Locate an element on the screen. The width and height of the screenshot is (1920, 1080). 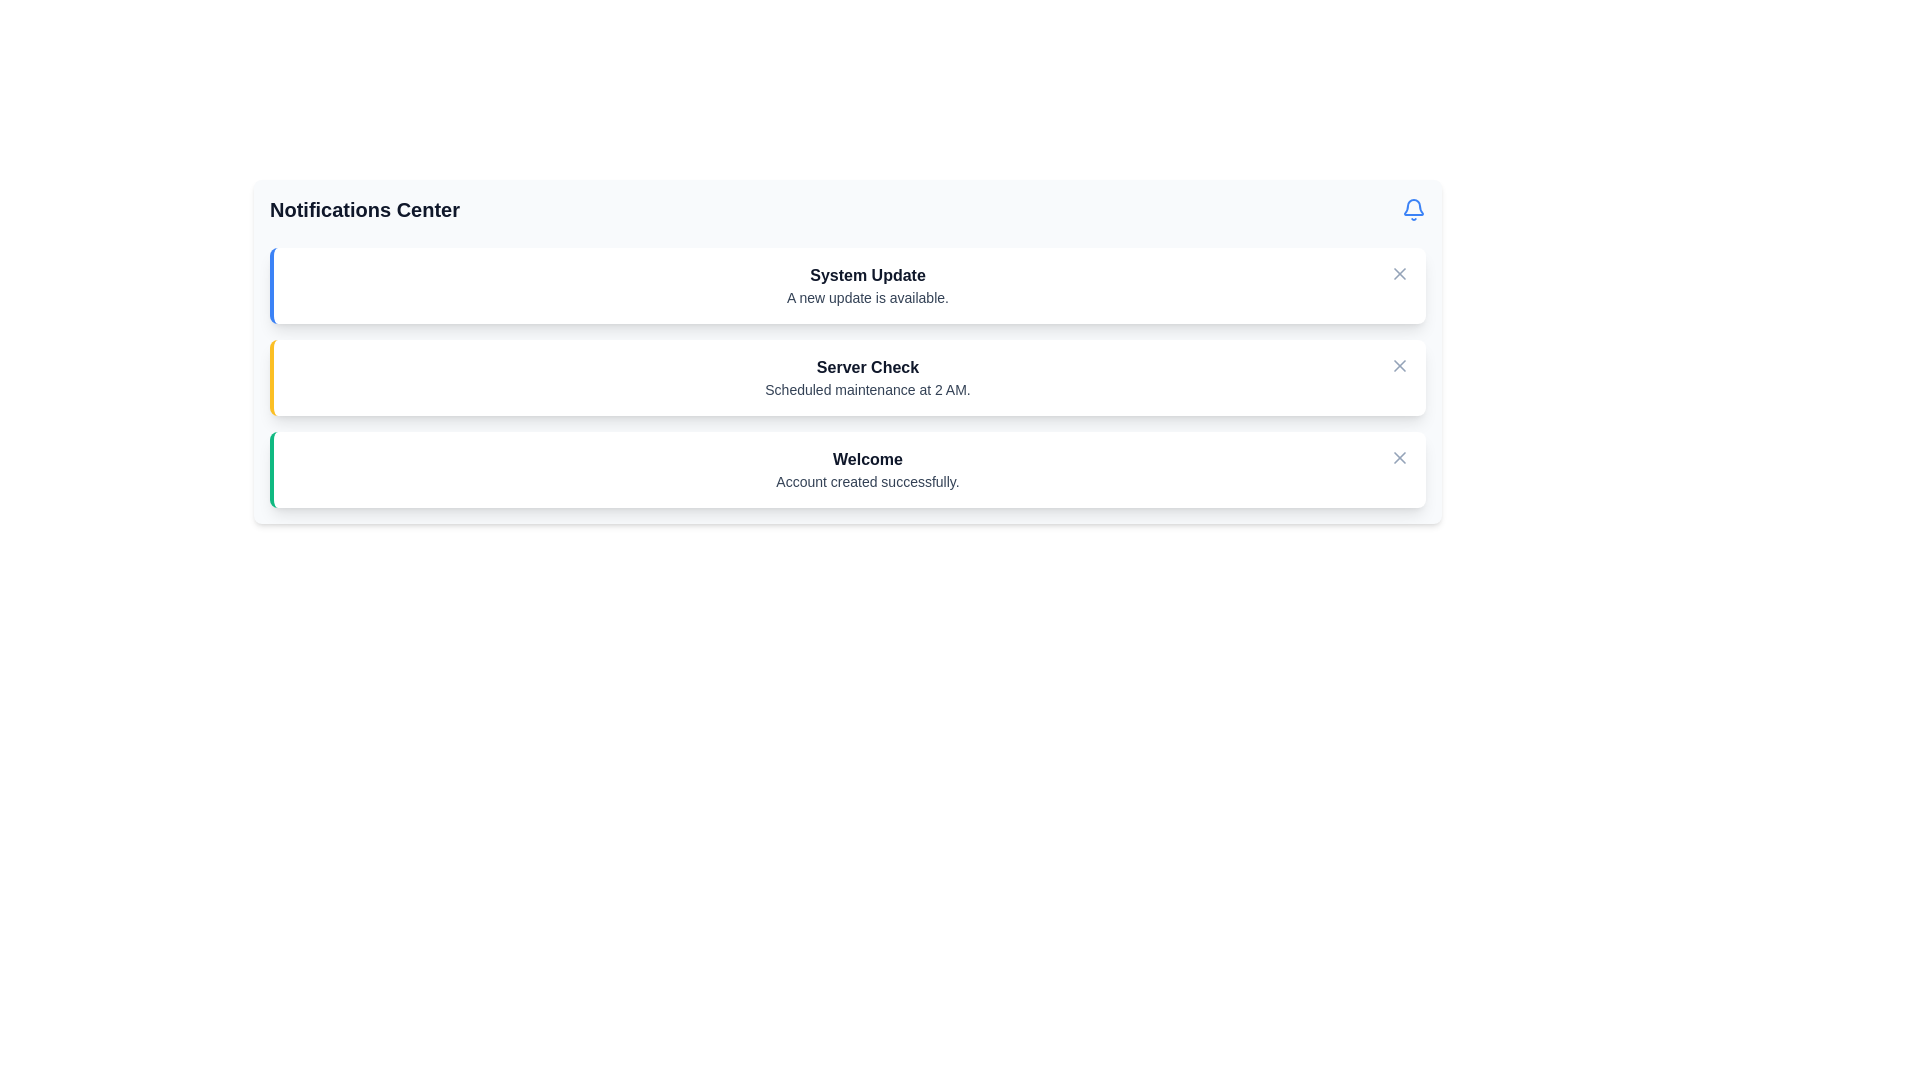
the notification text block that informs users about scheduled server maintenance, located in the middle notification card of a vertically stacked list is located at coordinates (868, 378).